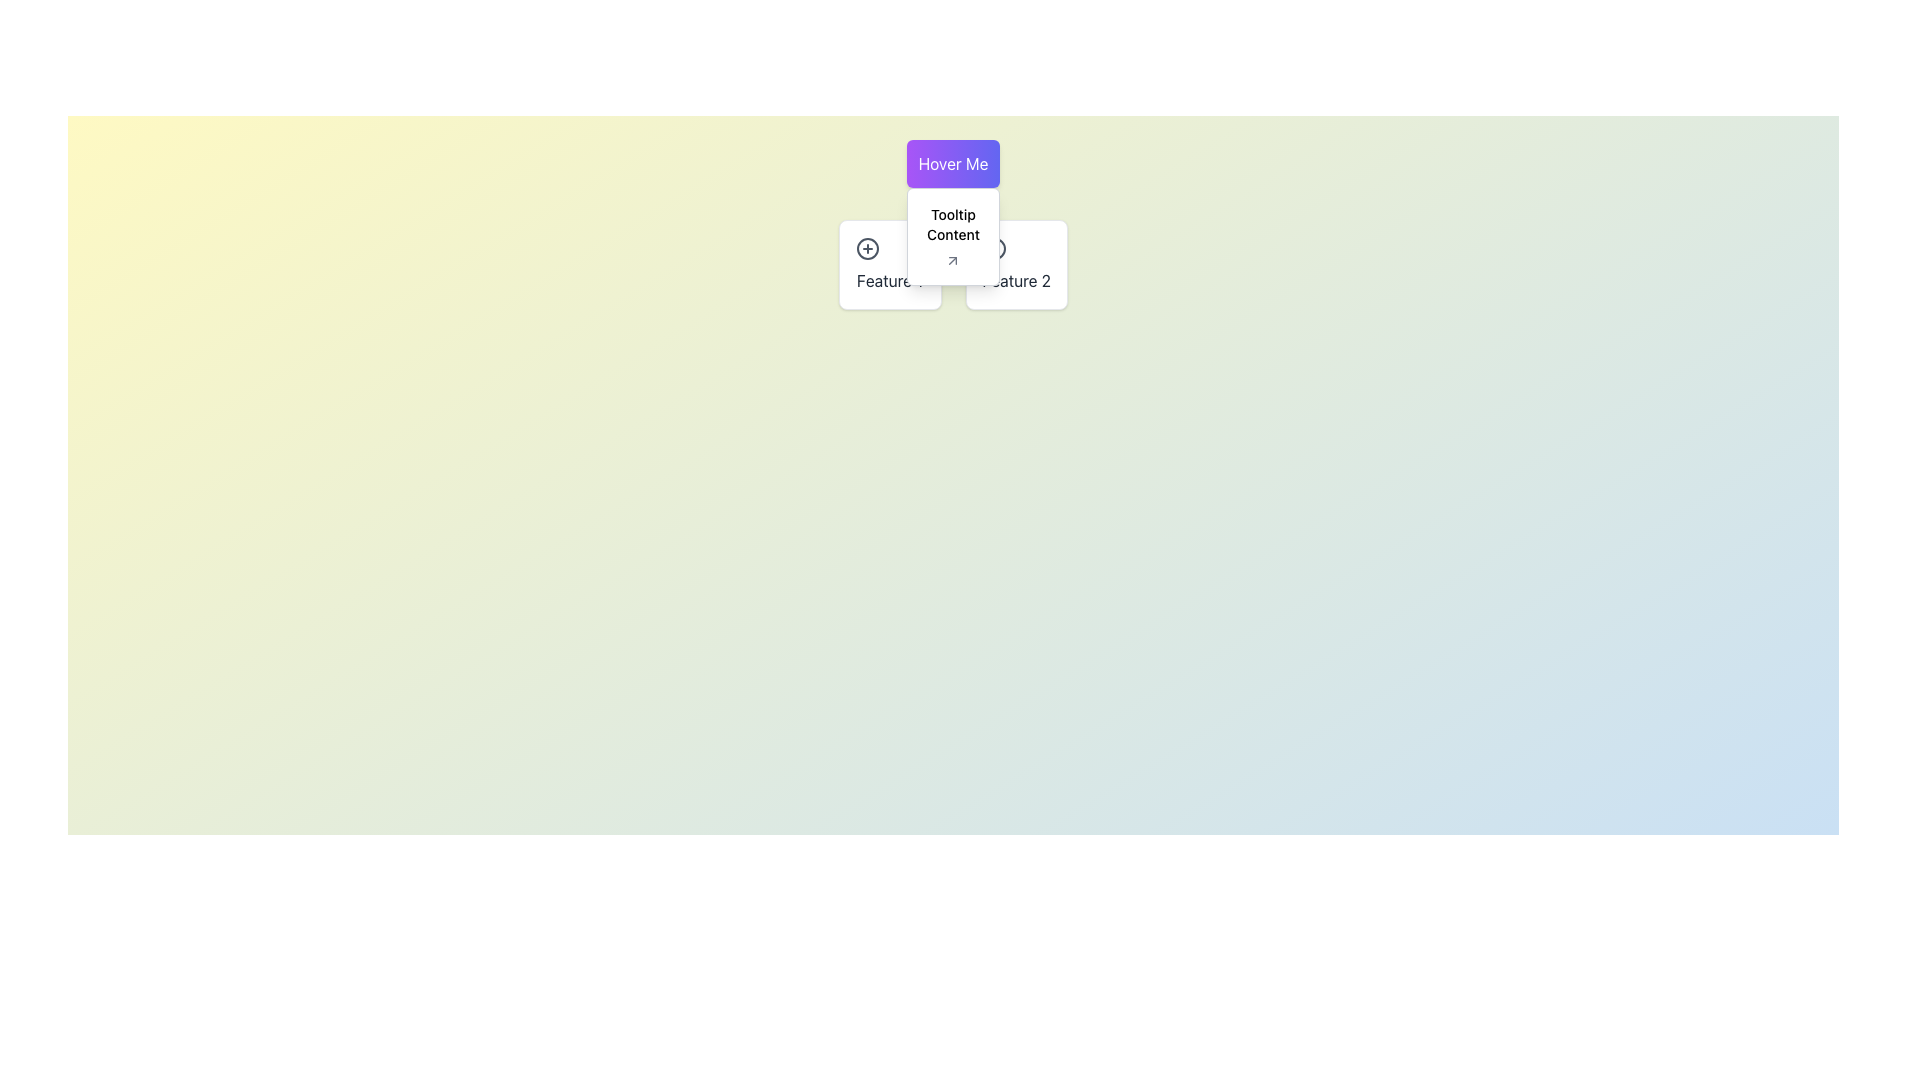 This screenshot has width=1920, height=1080. I want to click on the rectangular button with rounded corners that has a gradient background transitioning from purple to indigo and contains the text 'Hover Me' in white sans-serif font, so click(952, 163).